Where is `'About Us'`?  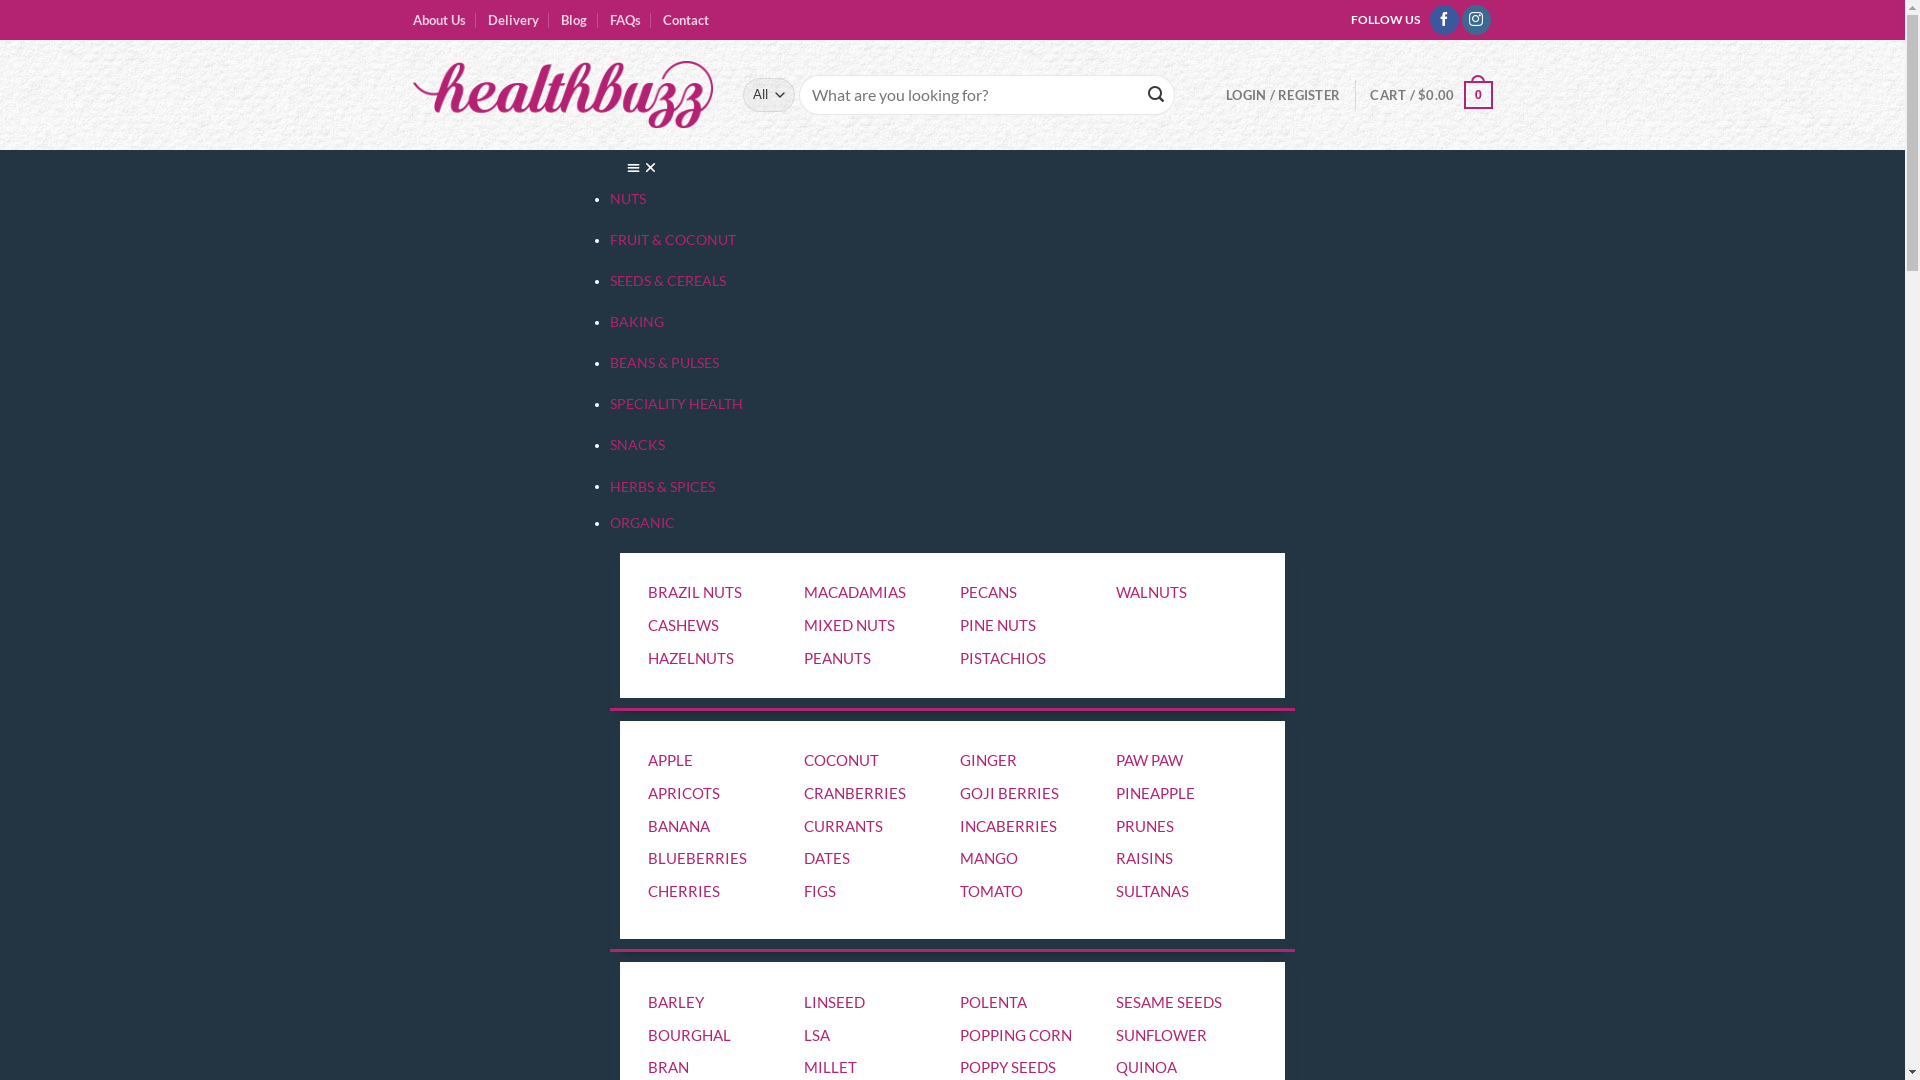
'About Us' is located at coordinates (437, 19).